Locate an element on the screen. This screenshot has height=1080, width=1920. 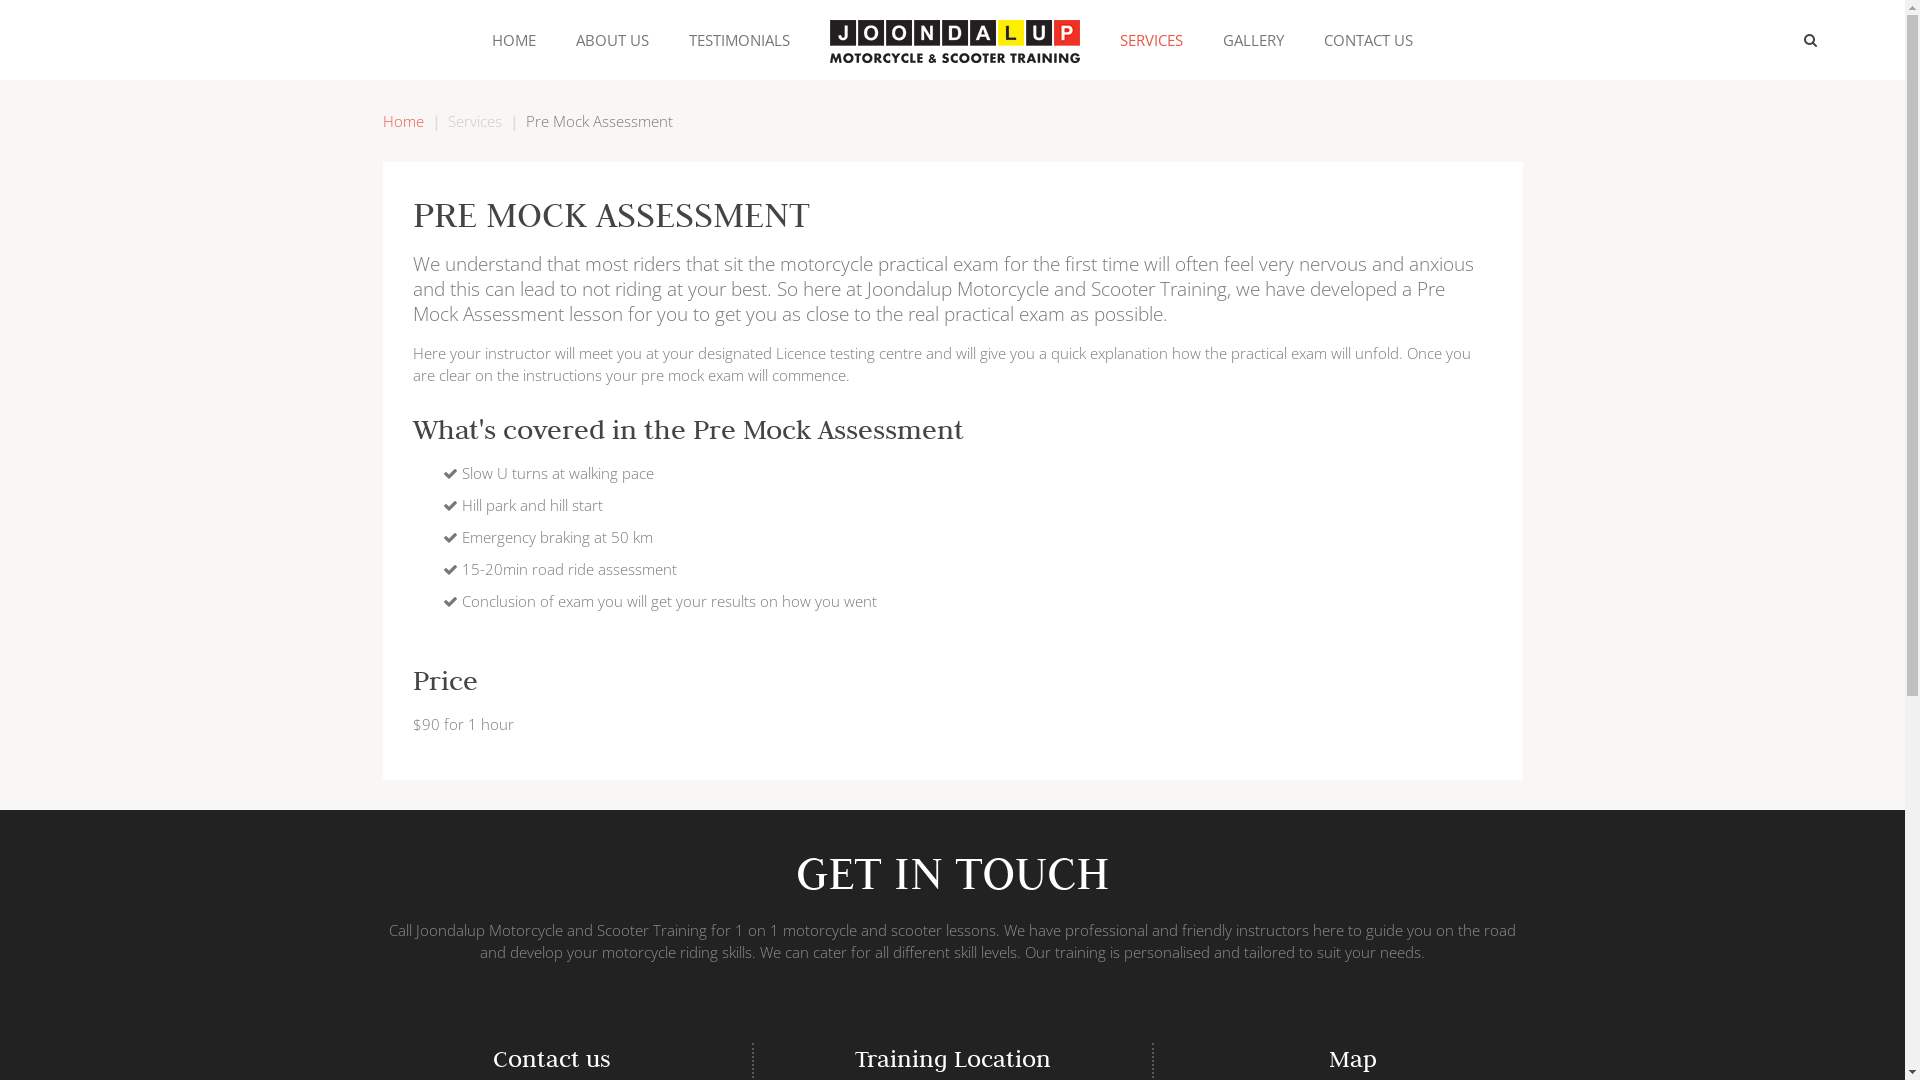
'TESTIMONIALS' is located at coordinates (738, 39).